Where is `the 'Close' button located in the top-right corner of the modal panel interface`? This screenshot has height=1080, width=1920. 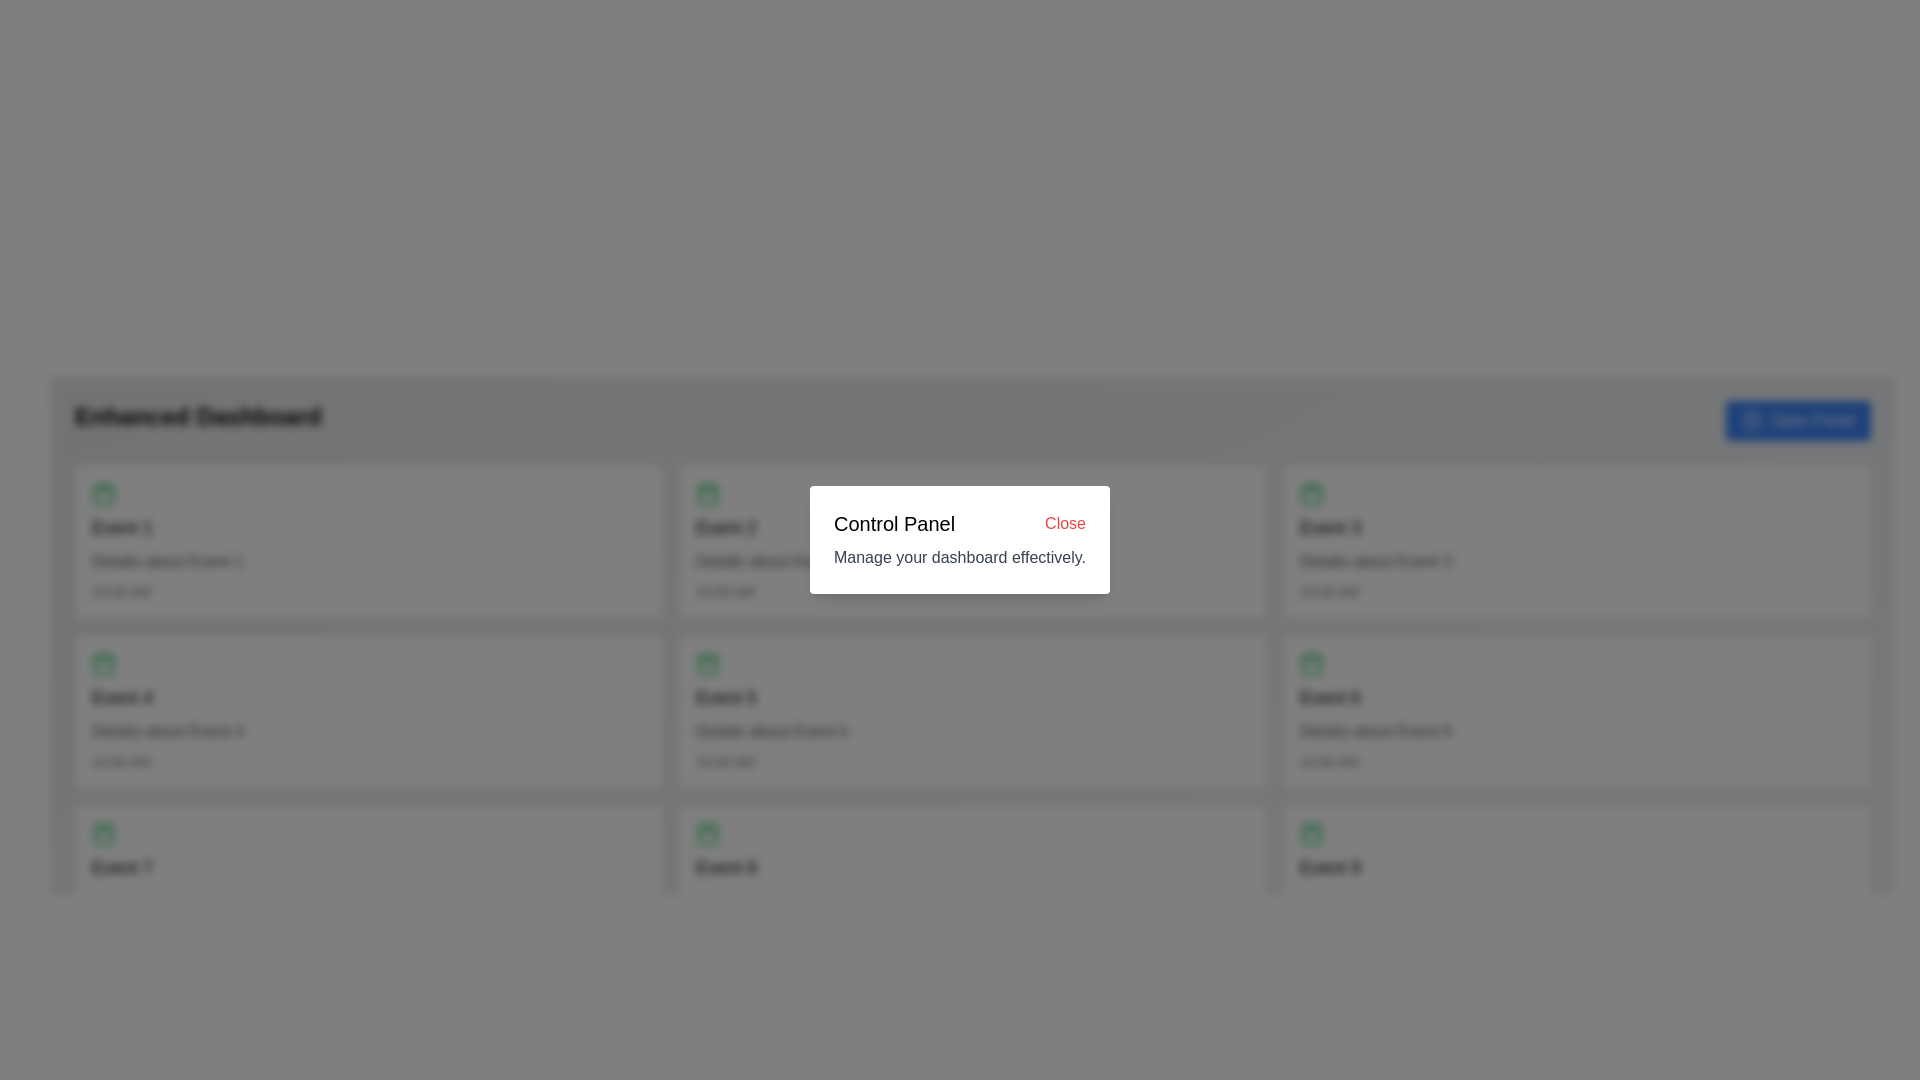
the 'Close' button located in the top-right corner of the modal panel interface is located at coordinates (1064, 523).